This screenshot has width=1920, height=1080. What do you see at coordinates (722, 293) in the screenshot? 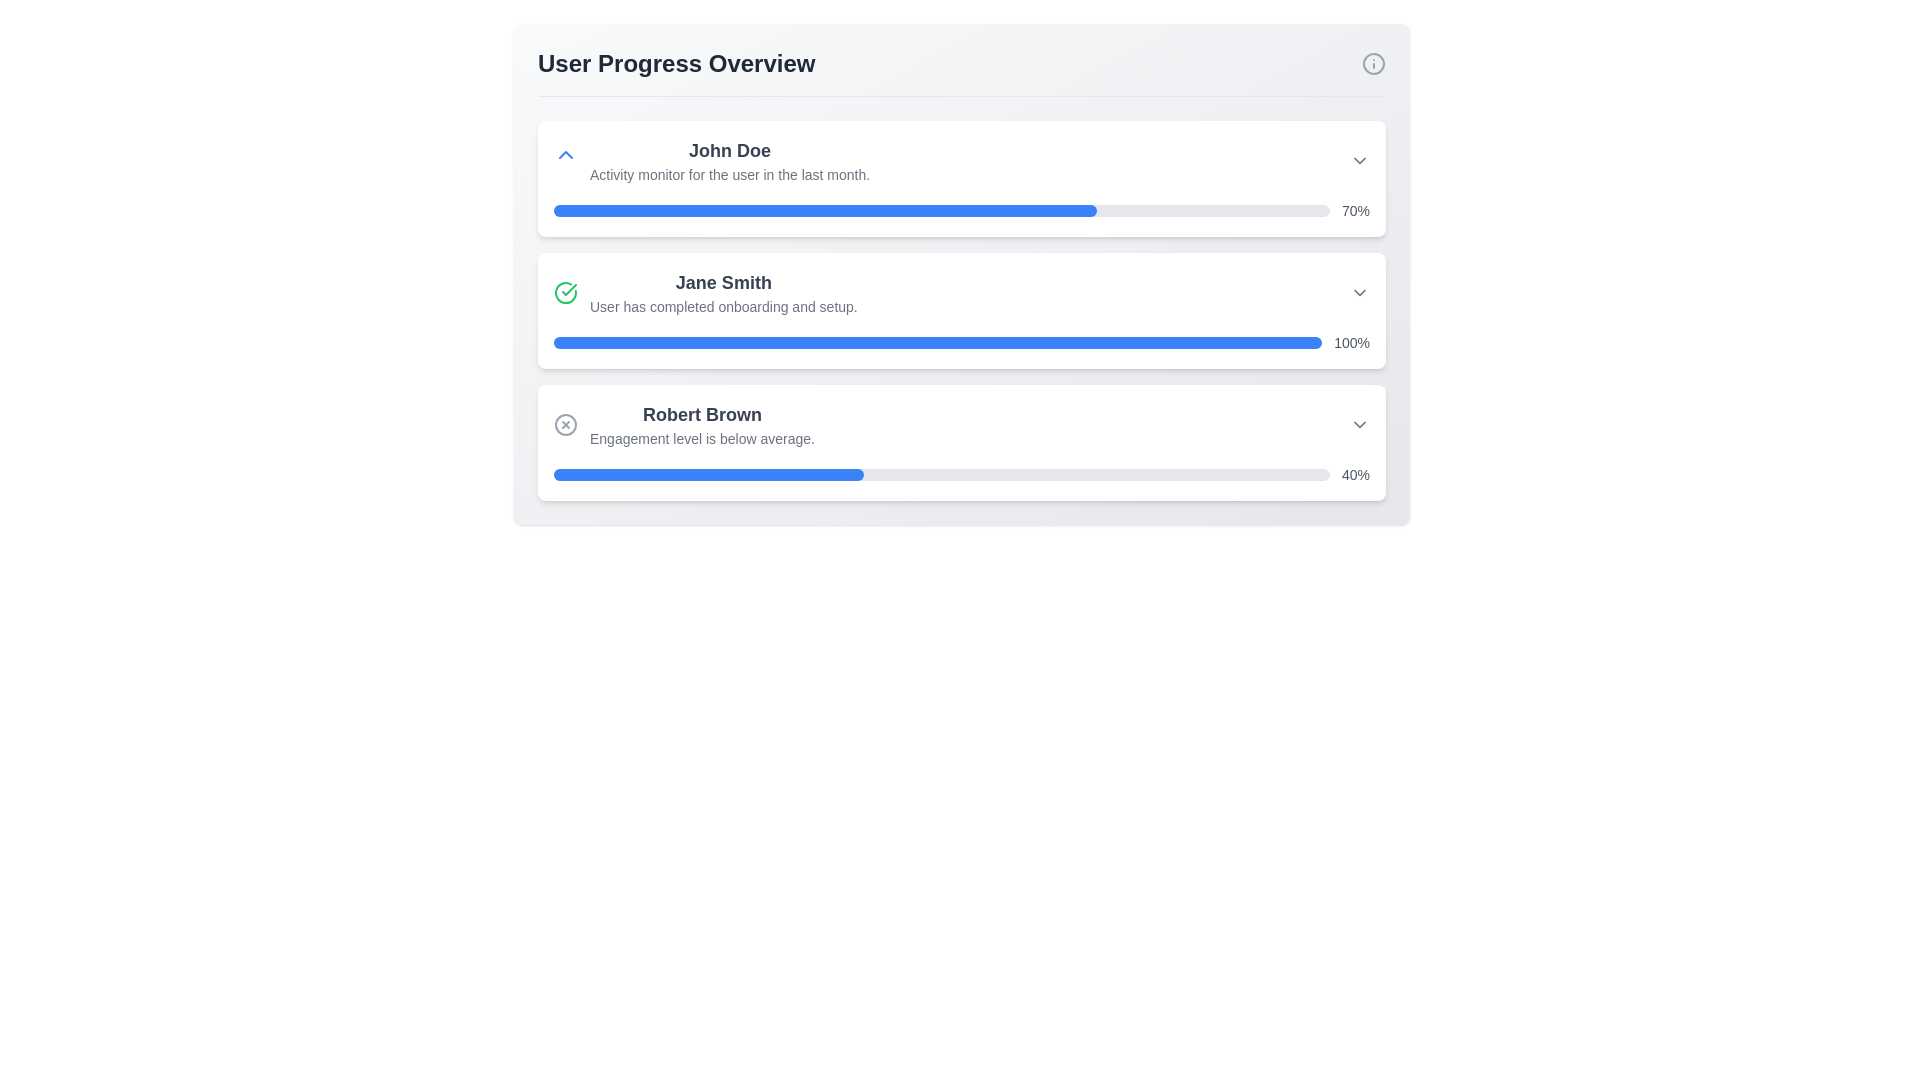
I see `the text block that indicates 'Jane Smith' has completed onboarding and setup, which is the second item in the vertical list of user progress cards` at bounding box center [722, 293].